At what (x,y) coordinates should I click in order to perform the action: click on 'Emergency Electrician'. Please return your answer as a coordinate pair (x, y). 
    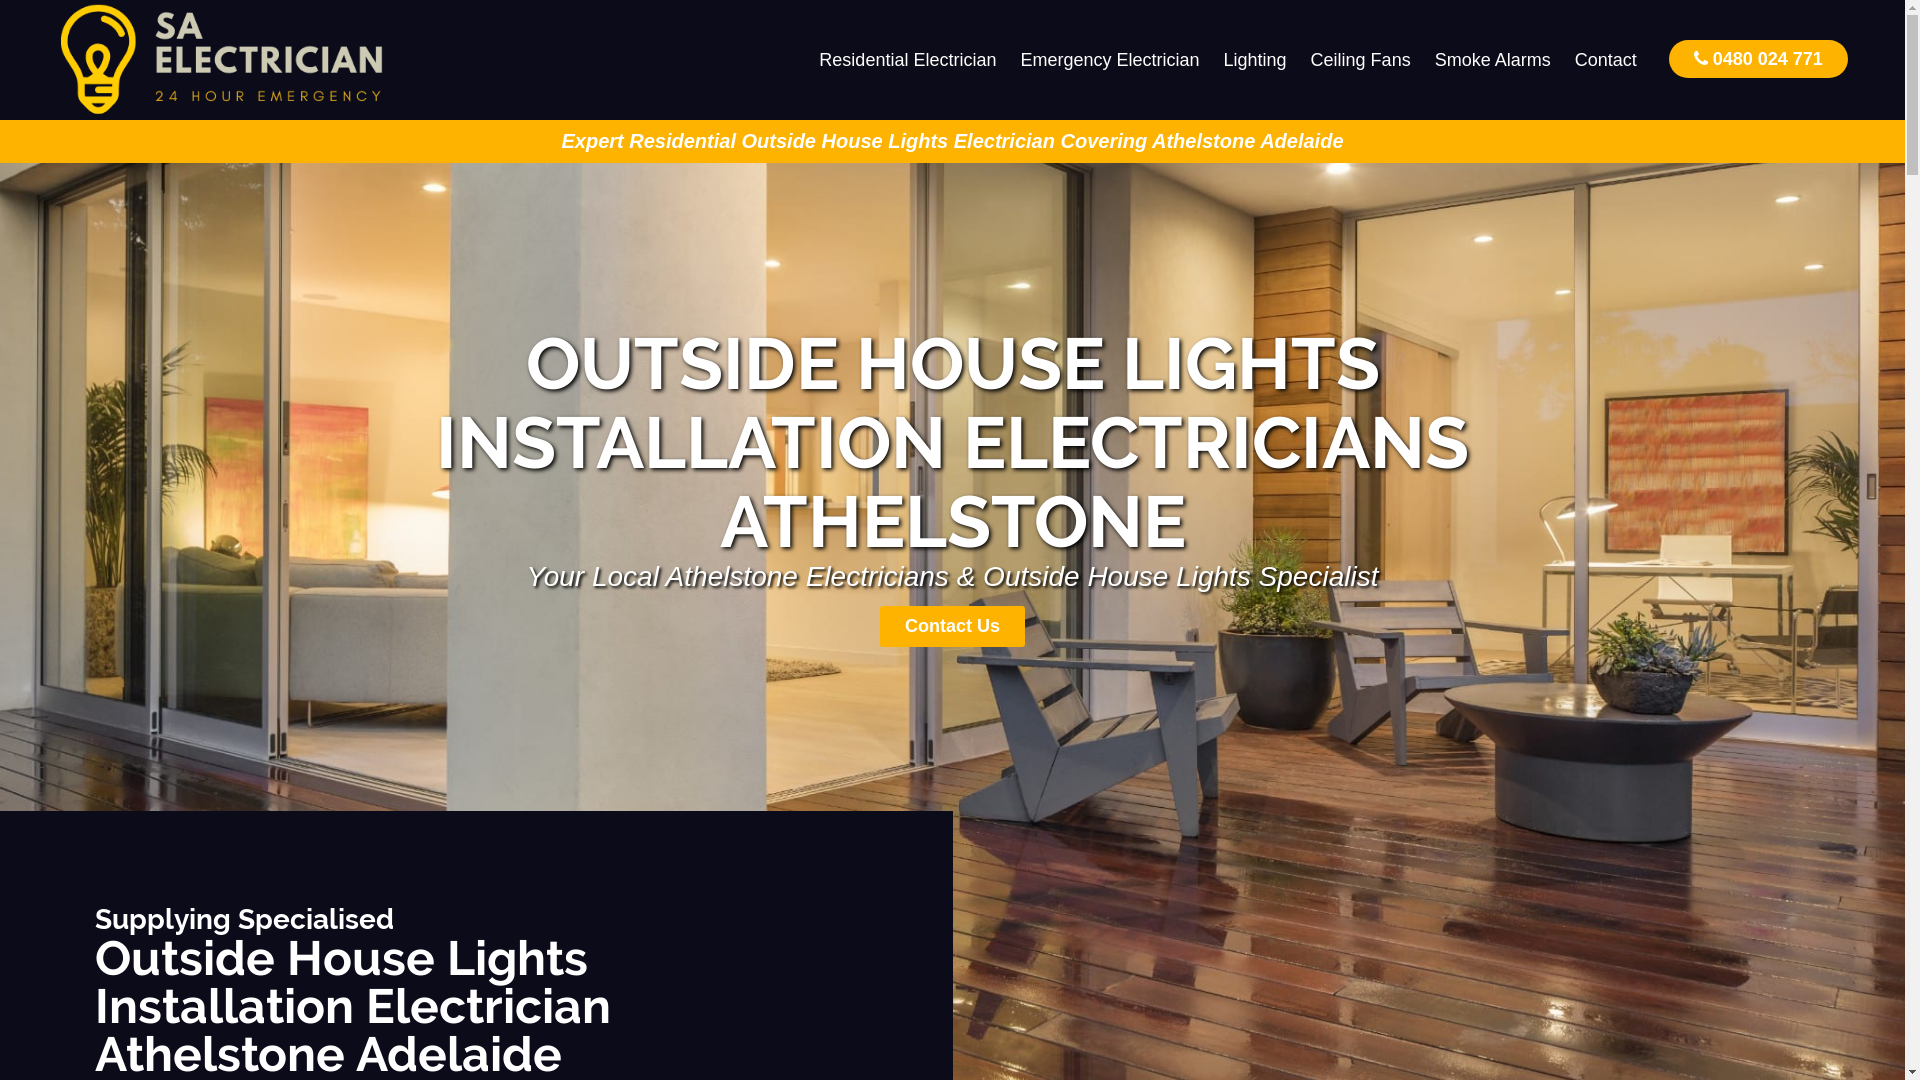
    Looking at the image, I should click on (1108, 59).